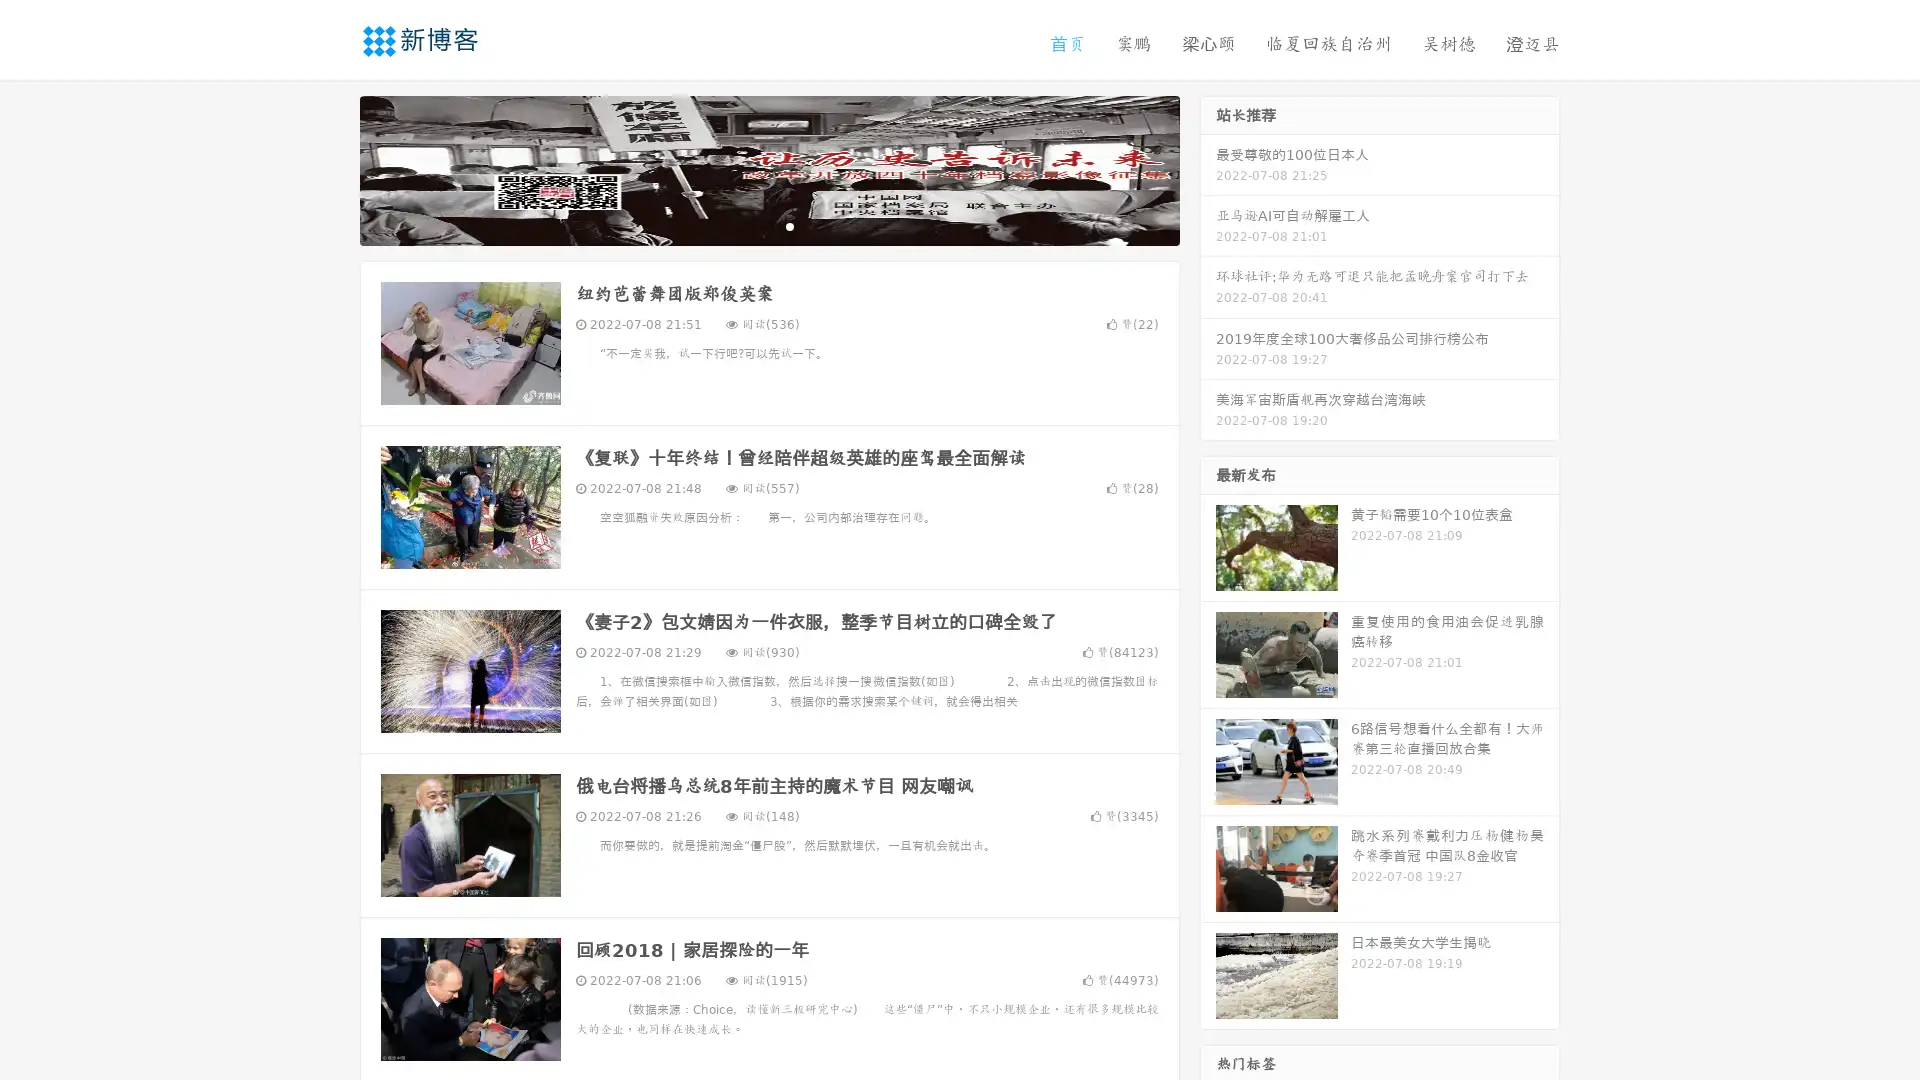 The image size is (1920, 1080). I want to click on Next slide, so click(1208, 168).